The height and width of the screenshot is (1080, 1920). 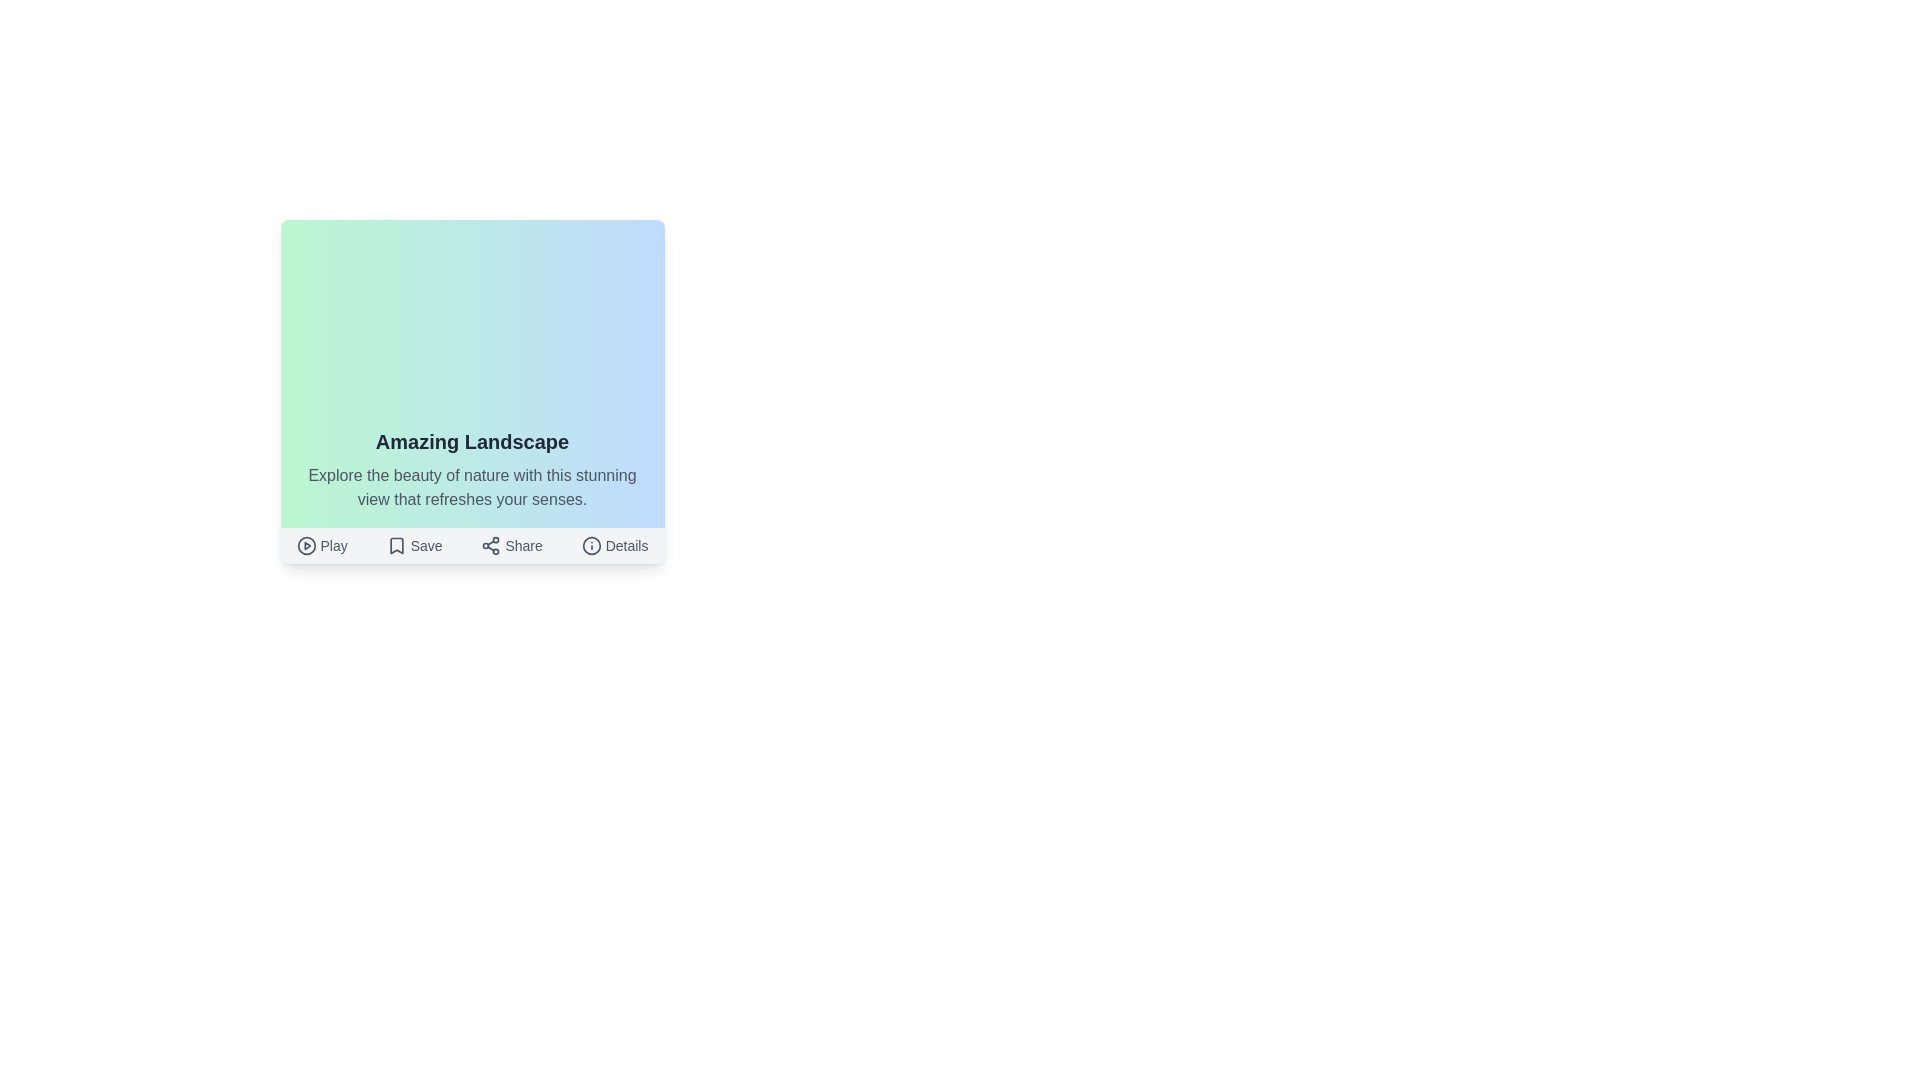 What do you see at coordinates (590, 546) in the screenshot?
I see `the circular gray icon with a dot and vertical line inside, located in the 'Details' button area under the Amazing Landscape card` at bounding box center [590, 546].